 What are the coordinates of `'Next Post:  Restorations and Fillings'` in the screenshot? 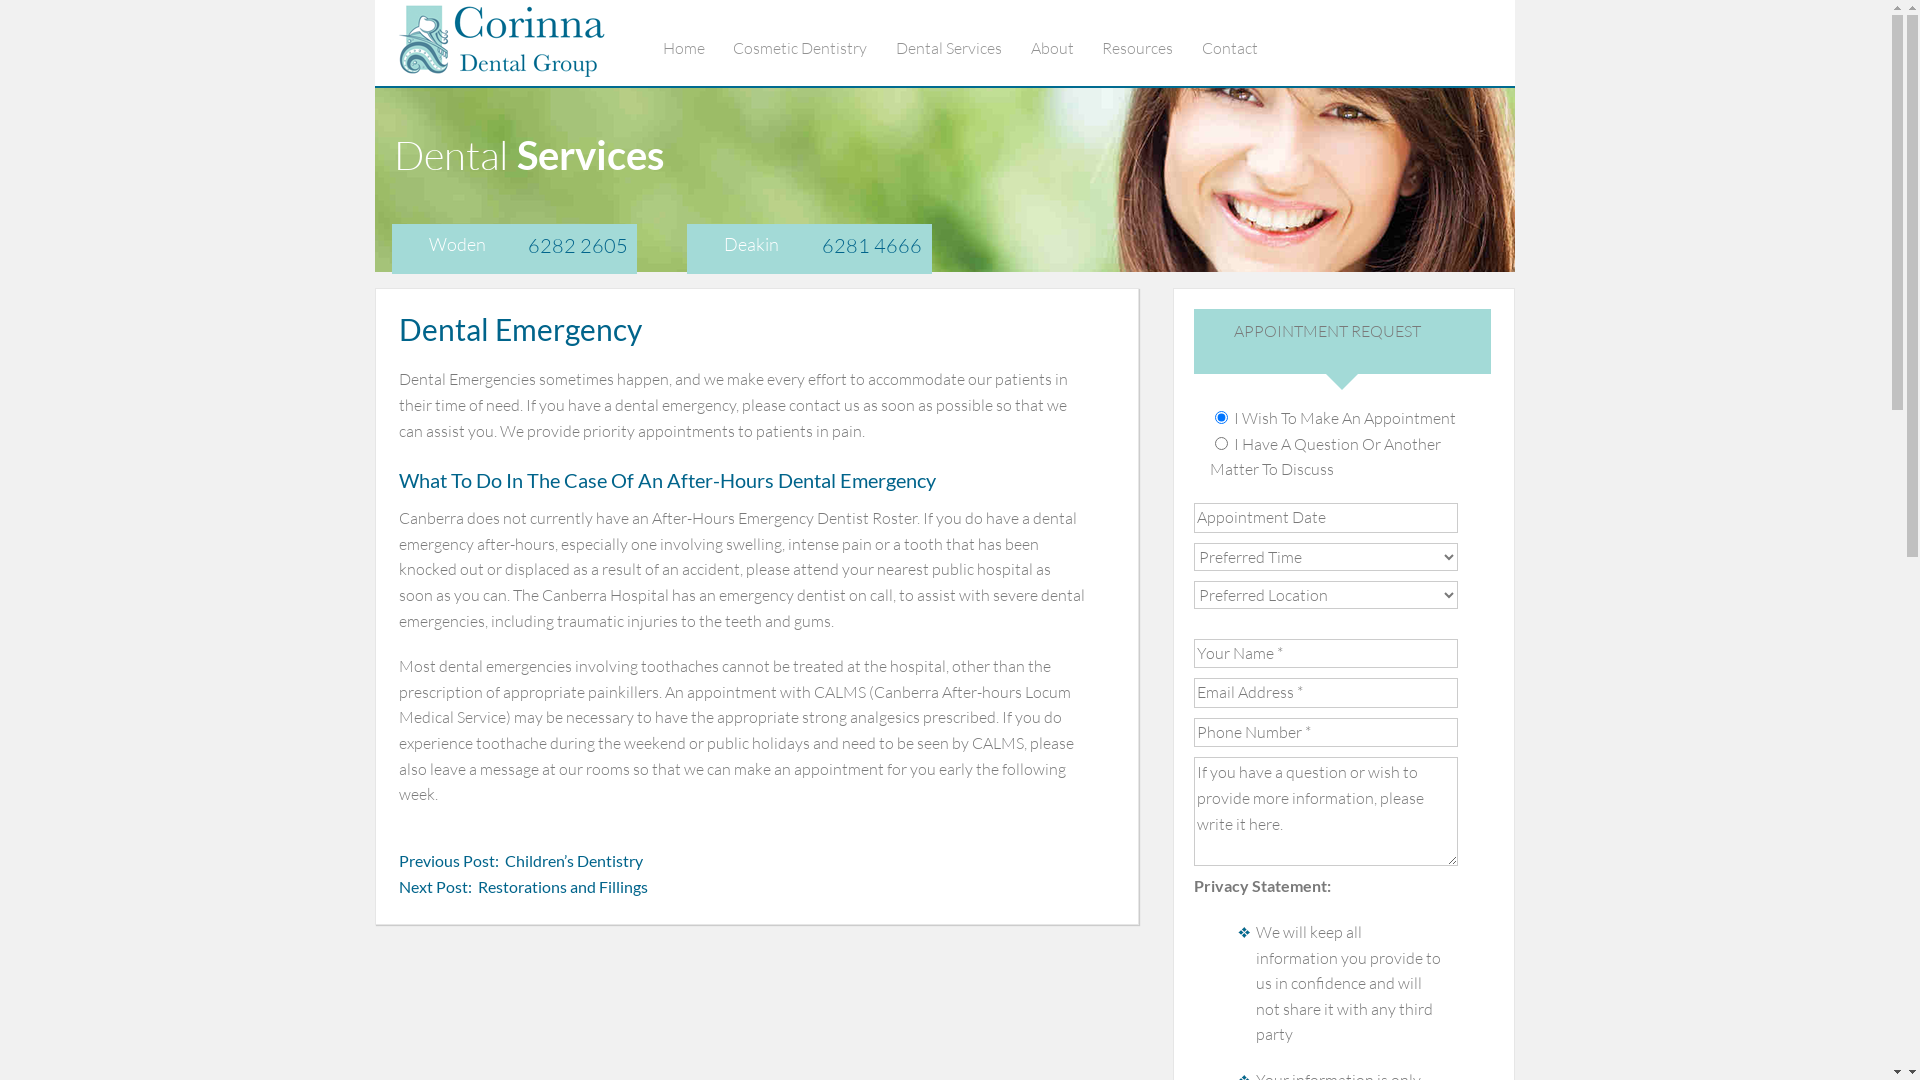 It's located at (523, 886).